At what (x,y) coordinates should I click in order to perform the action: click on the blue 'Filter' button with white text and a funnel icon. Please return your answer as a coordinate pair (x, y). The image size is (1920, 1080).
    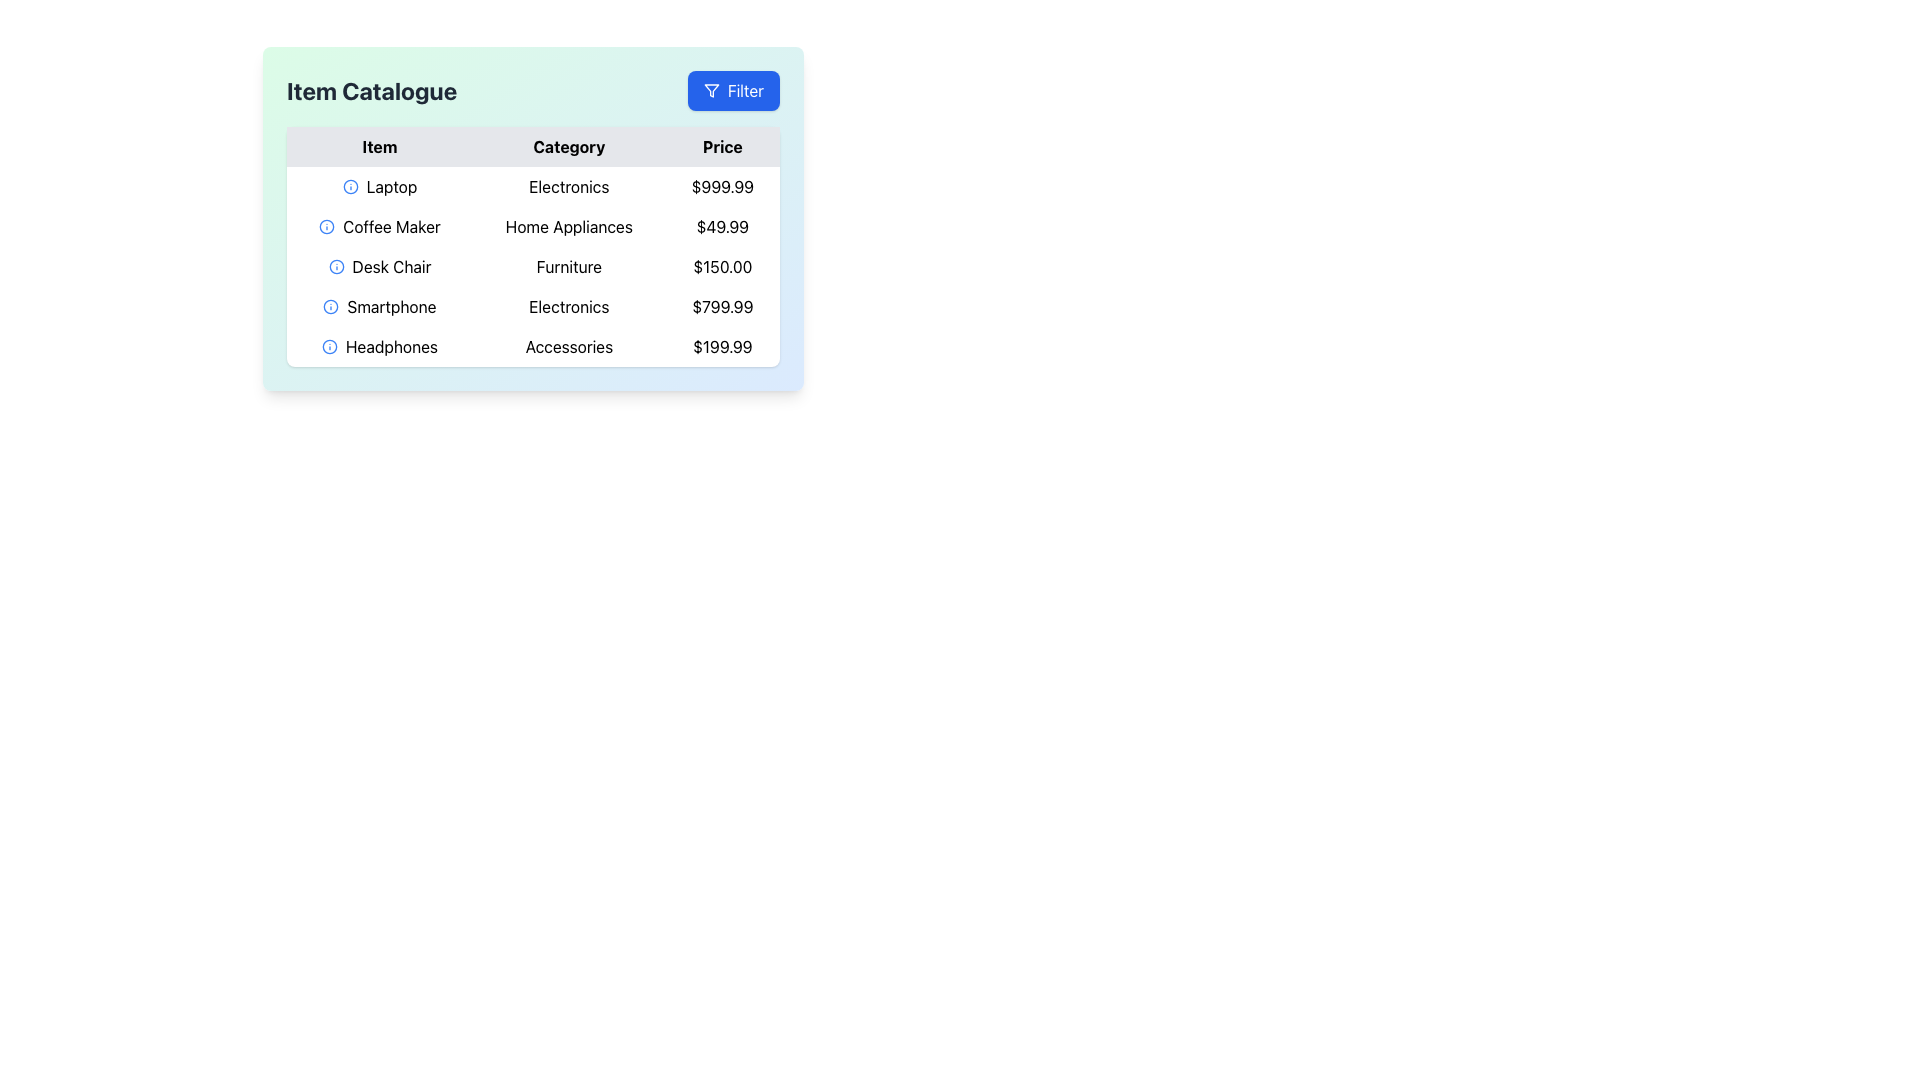
    Looking at the image, I should click on (732, 91).